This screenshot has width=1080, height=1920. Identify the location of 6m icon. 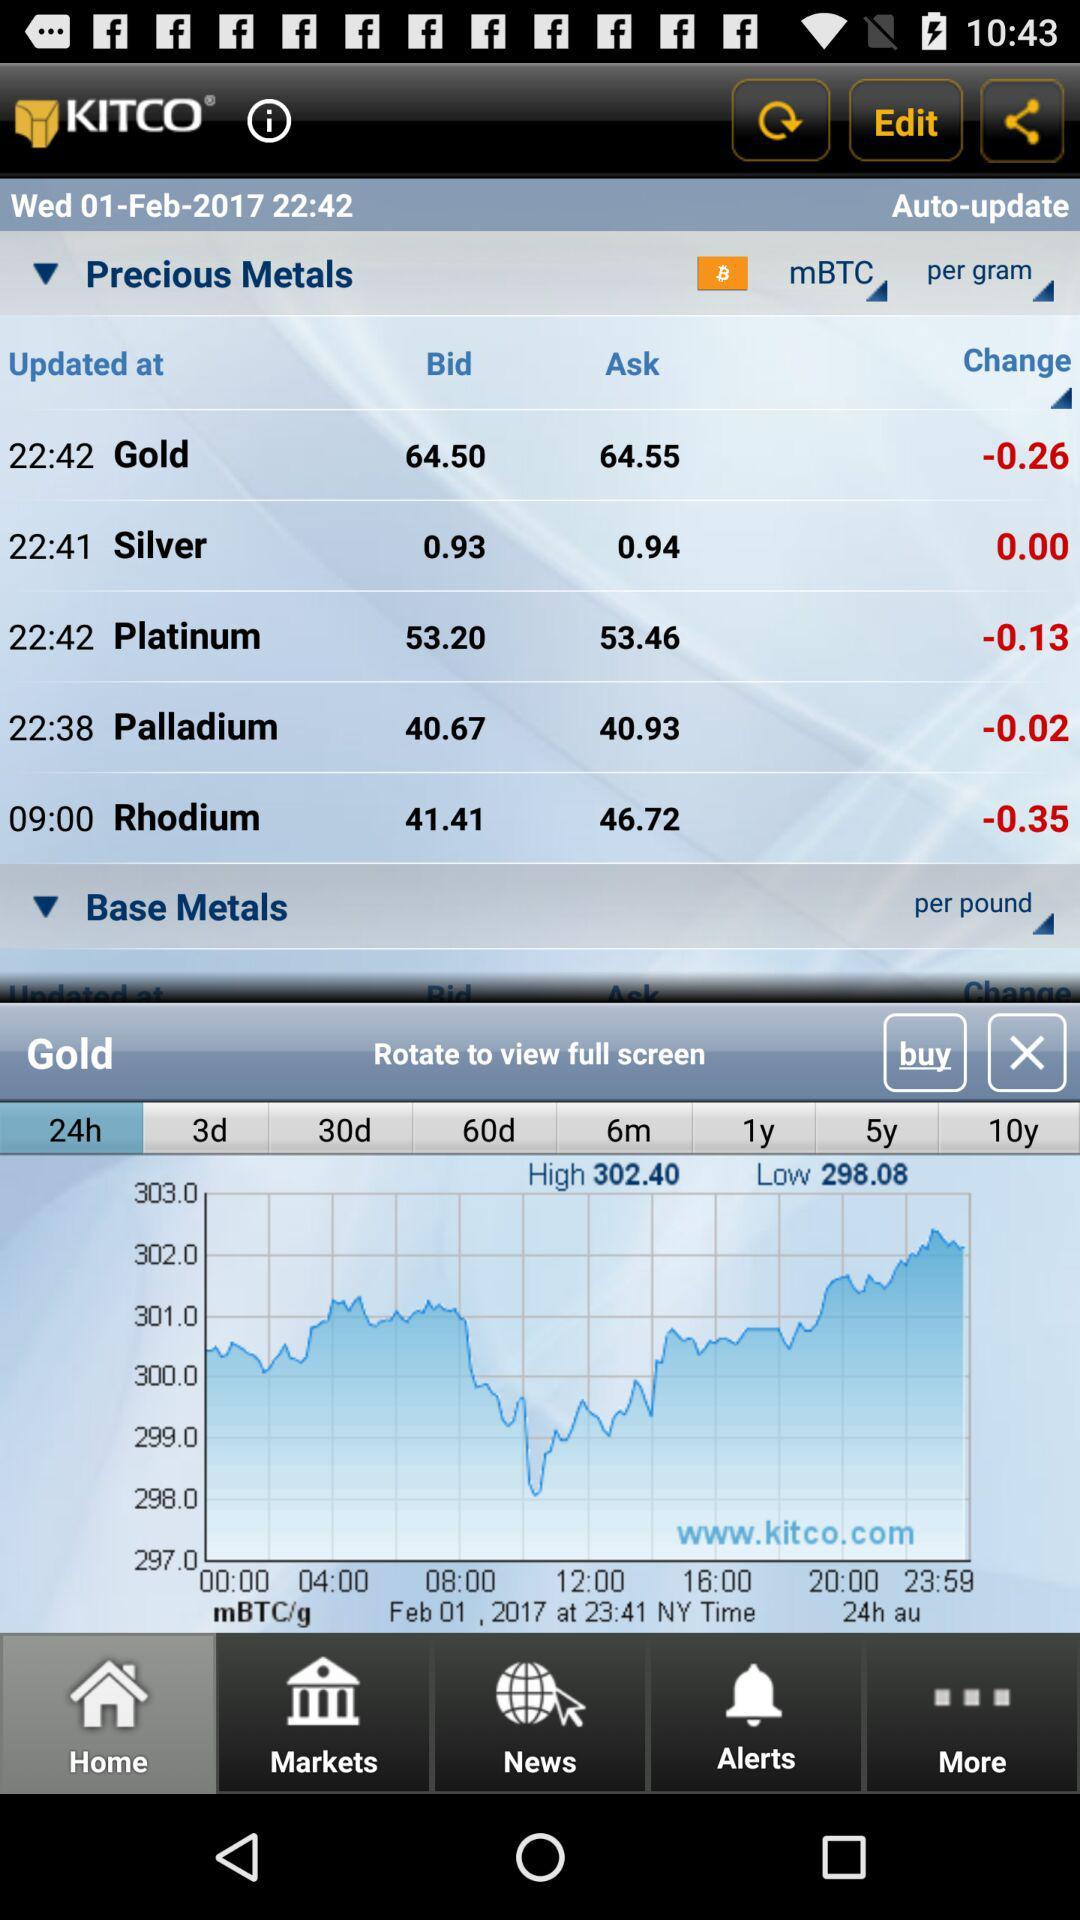
(624, 1129).